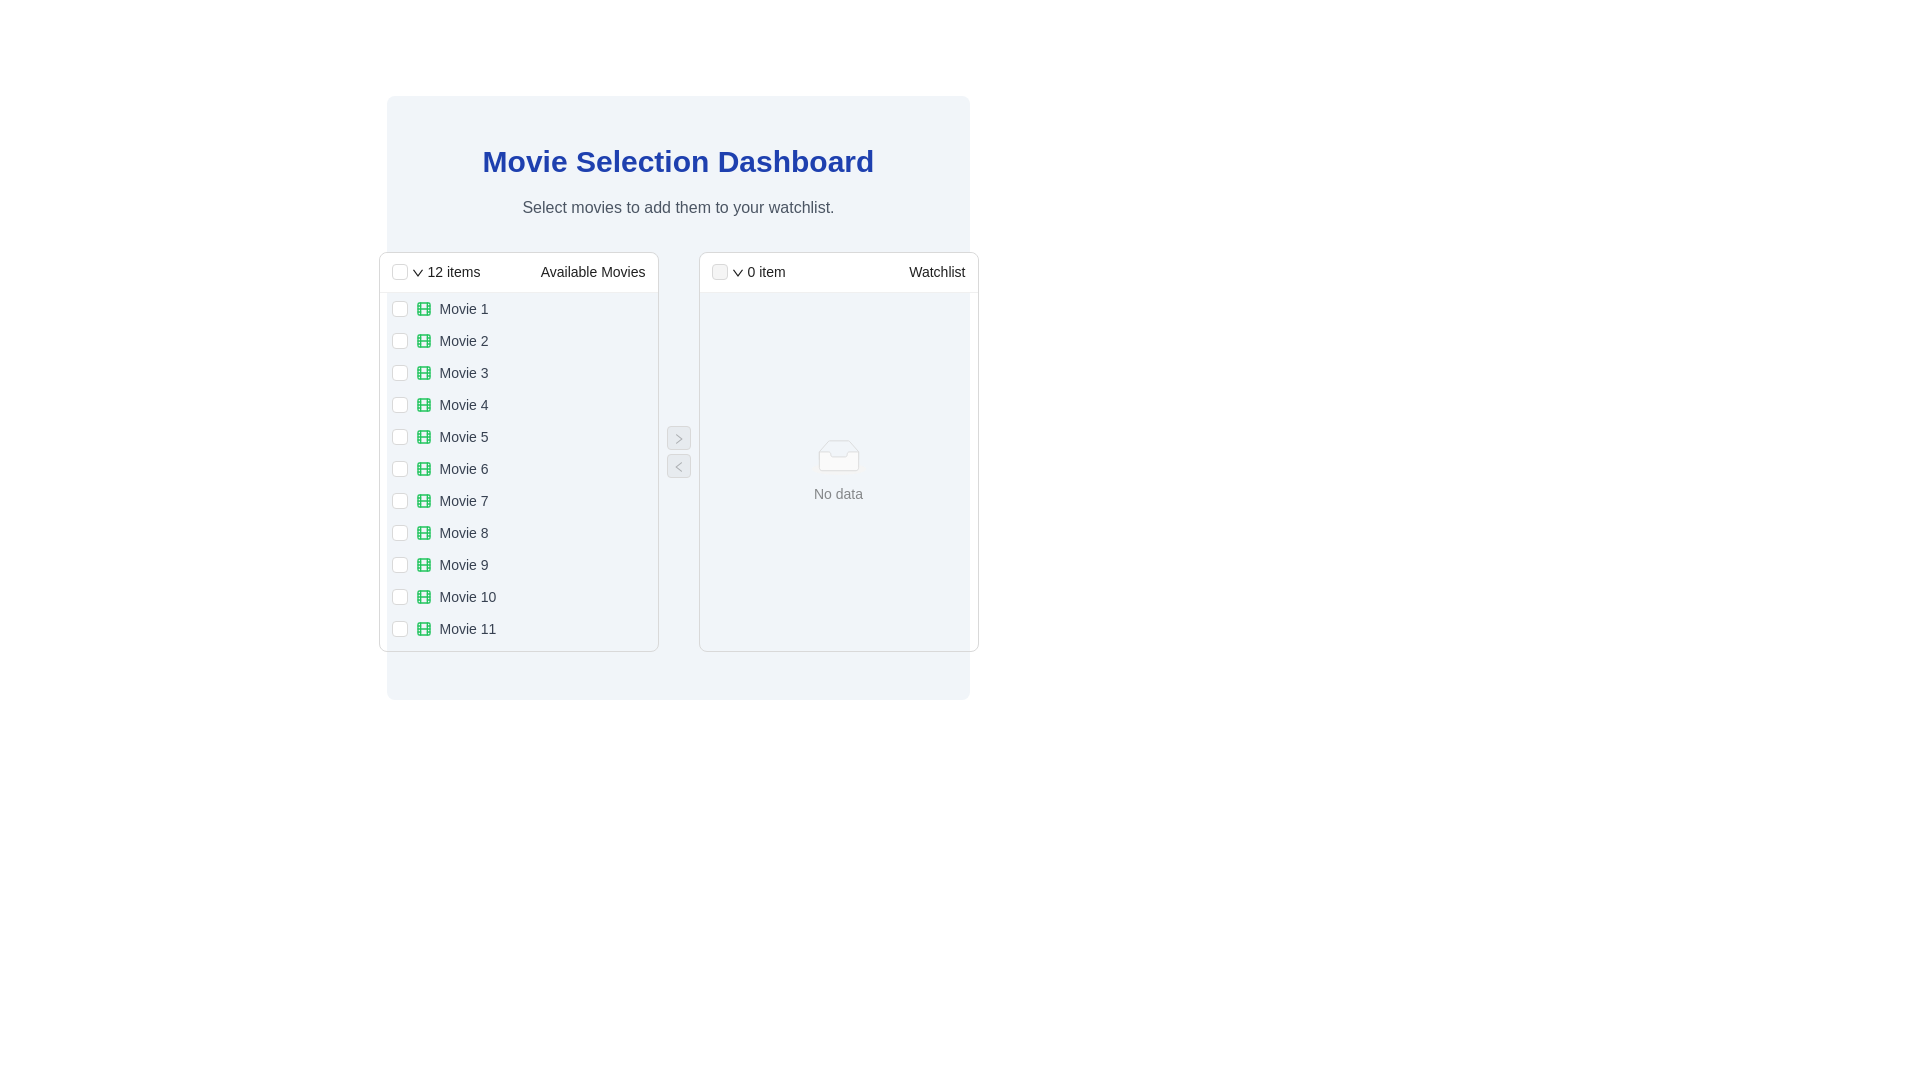  Describe the element at coordinates (518, 405) in the screenshot. I see `the selectable checkbox list item representing a movie, which is the fourth item under 'Available Movies'` at that location.